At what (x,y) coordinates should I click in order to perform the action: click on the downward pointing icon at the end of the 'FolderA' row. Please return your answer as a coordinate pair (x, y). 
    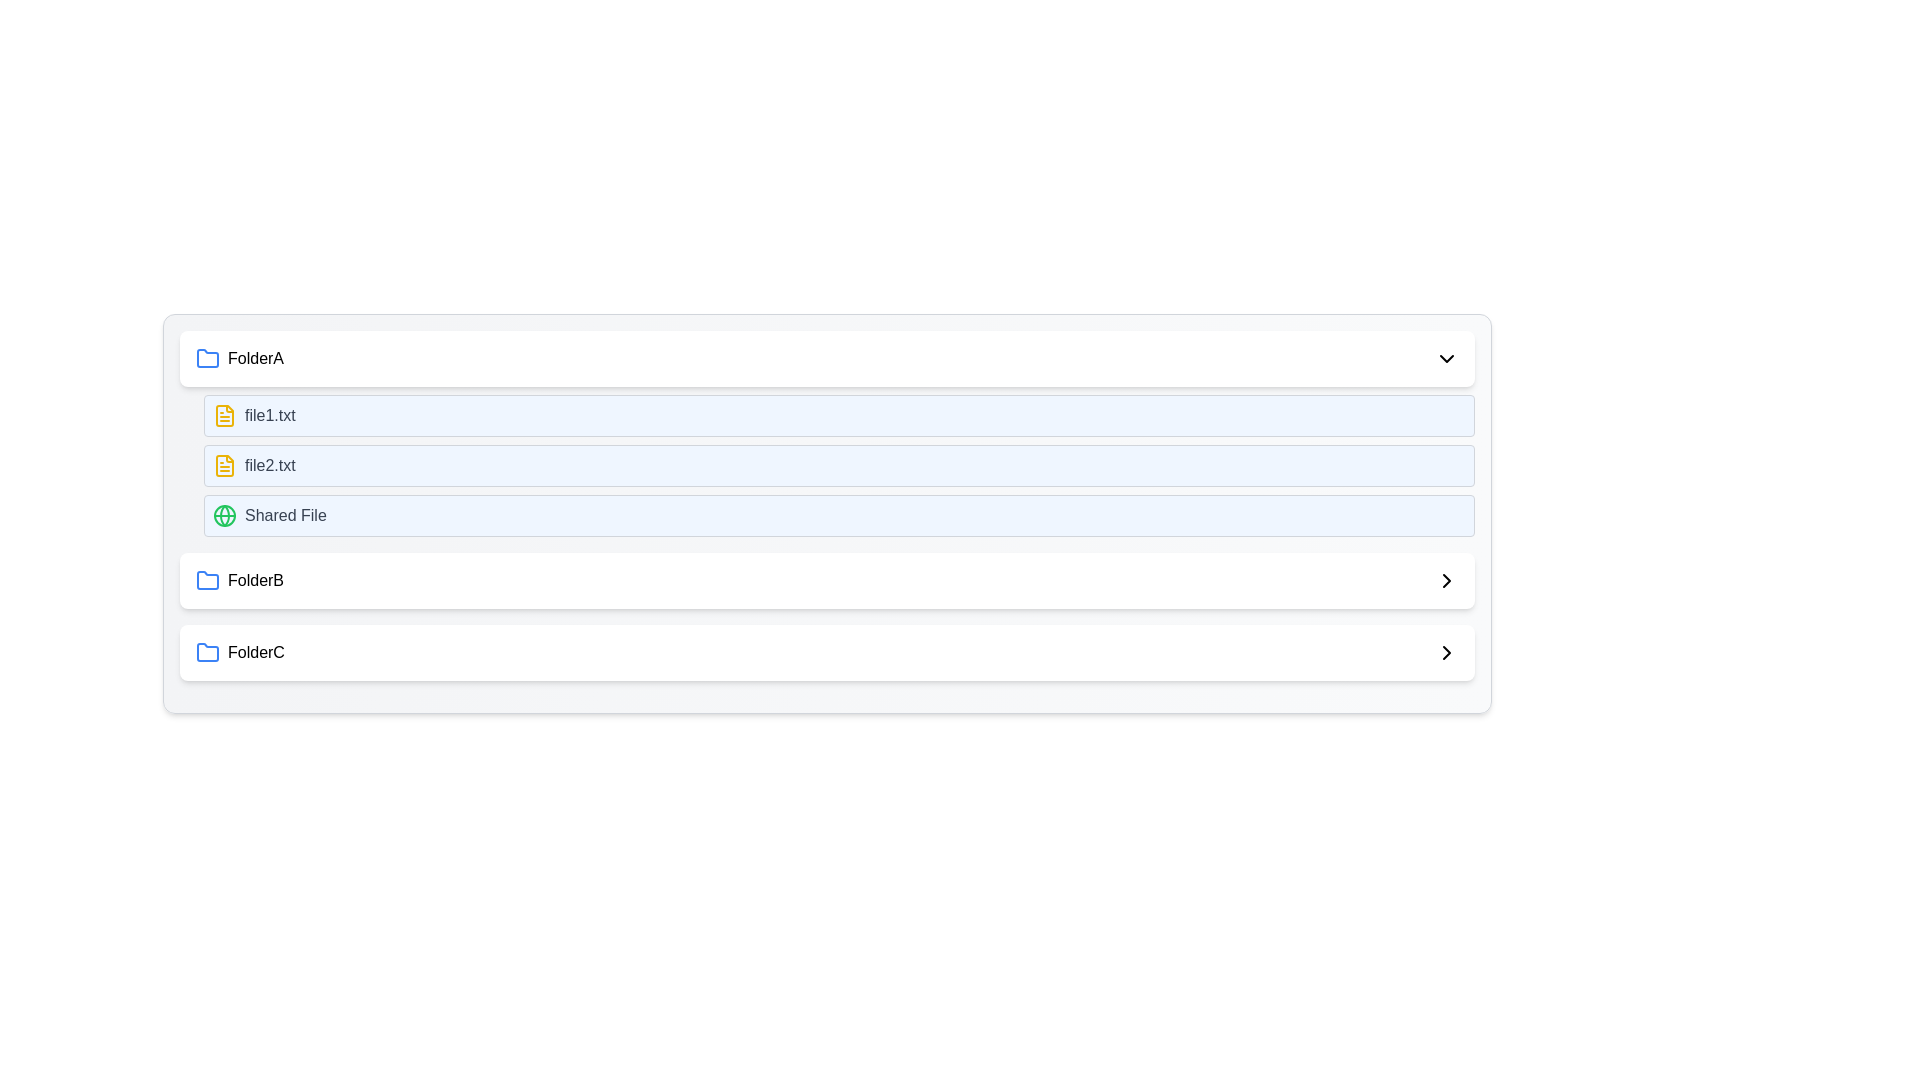
    Looking at the image, I should click on (1446, 357).